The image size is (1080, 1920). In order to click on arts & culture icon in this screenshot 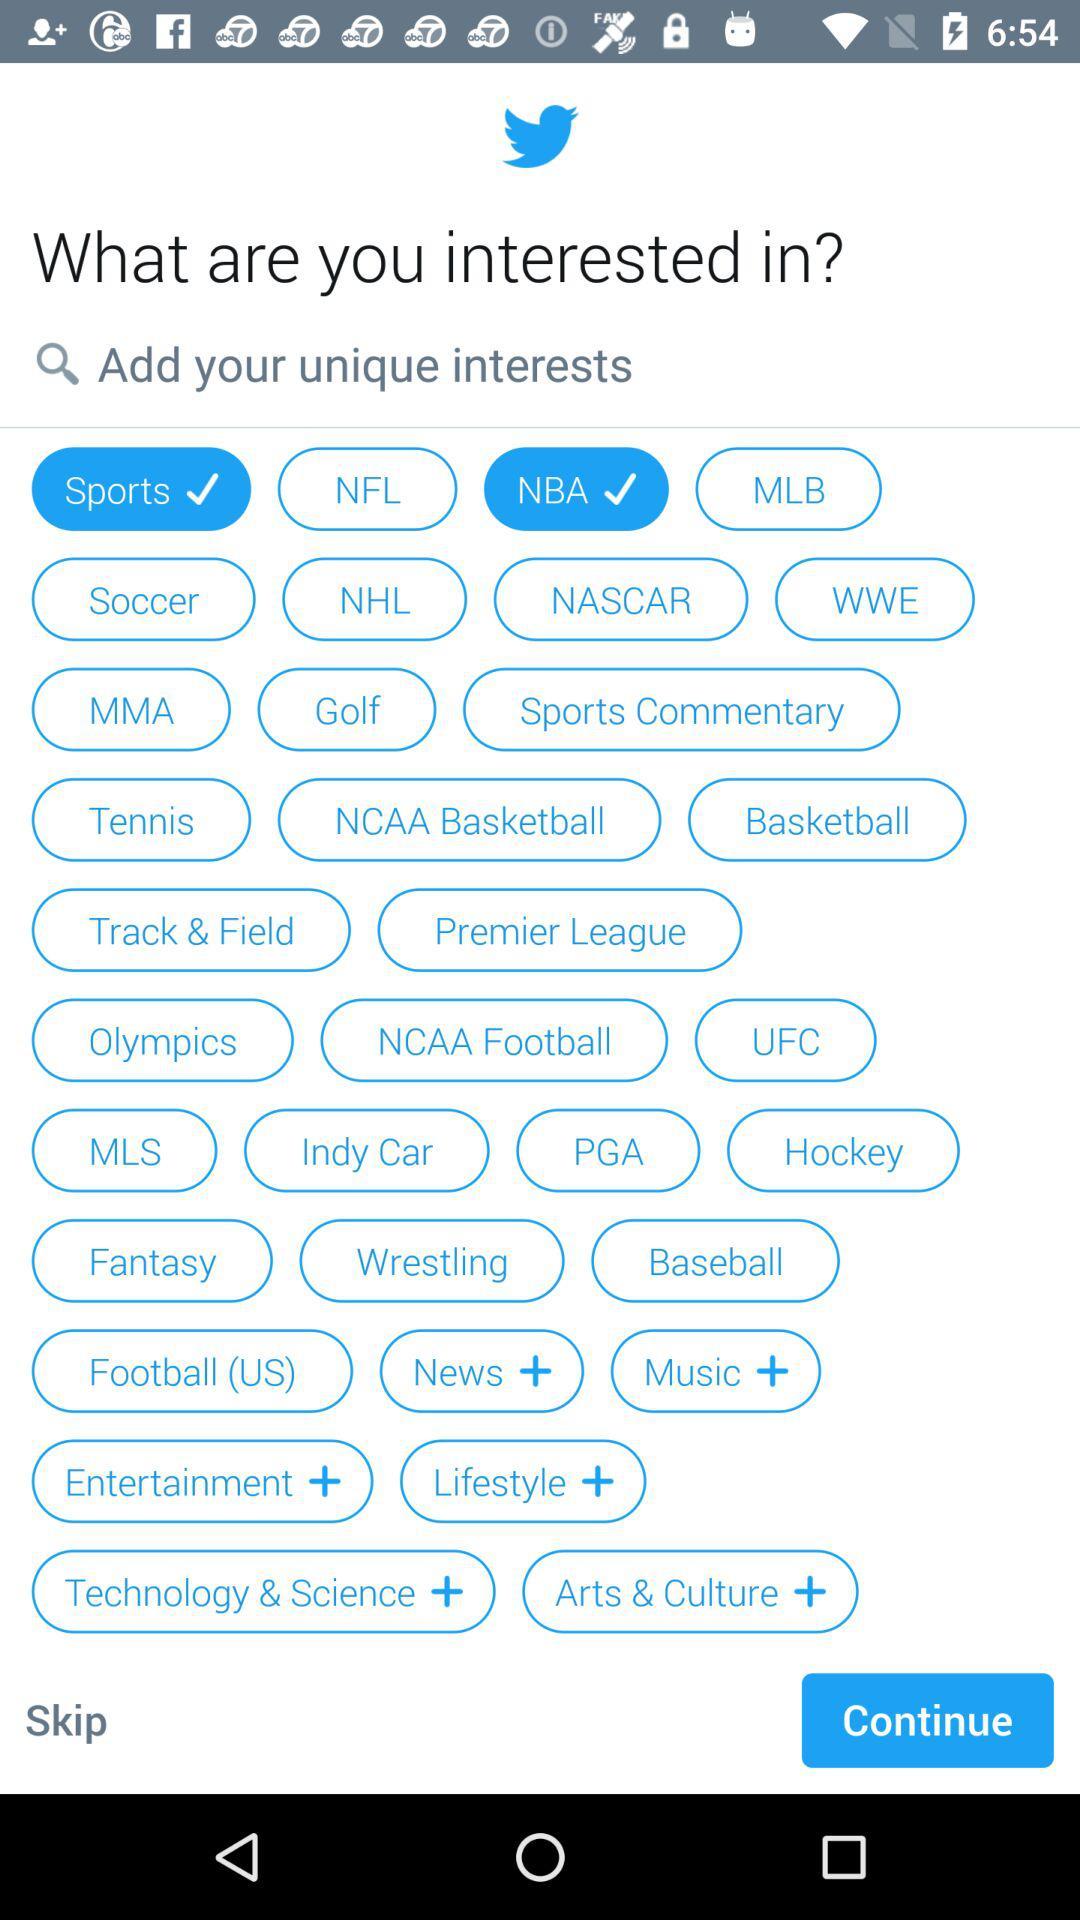, I will do `click(689, 1590)`.